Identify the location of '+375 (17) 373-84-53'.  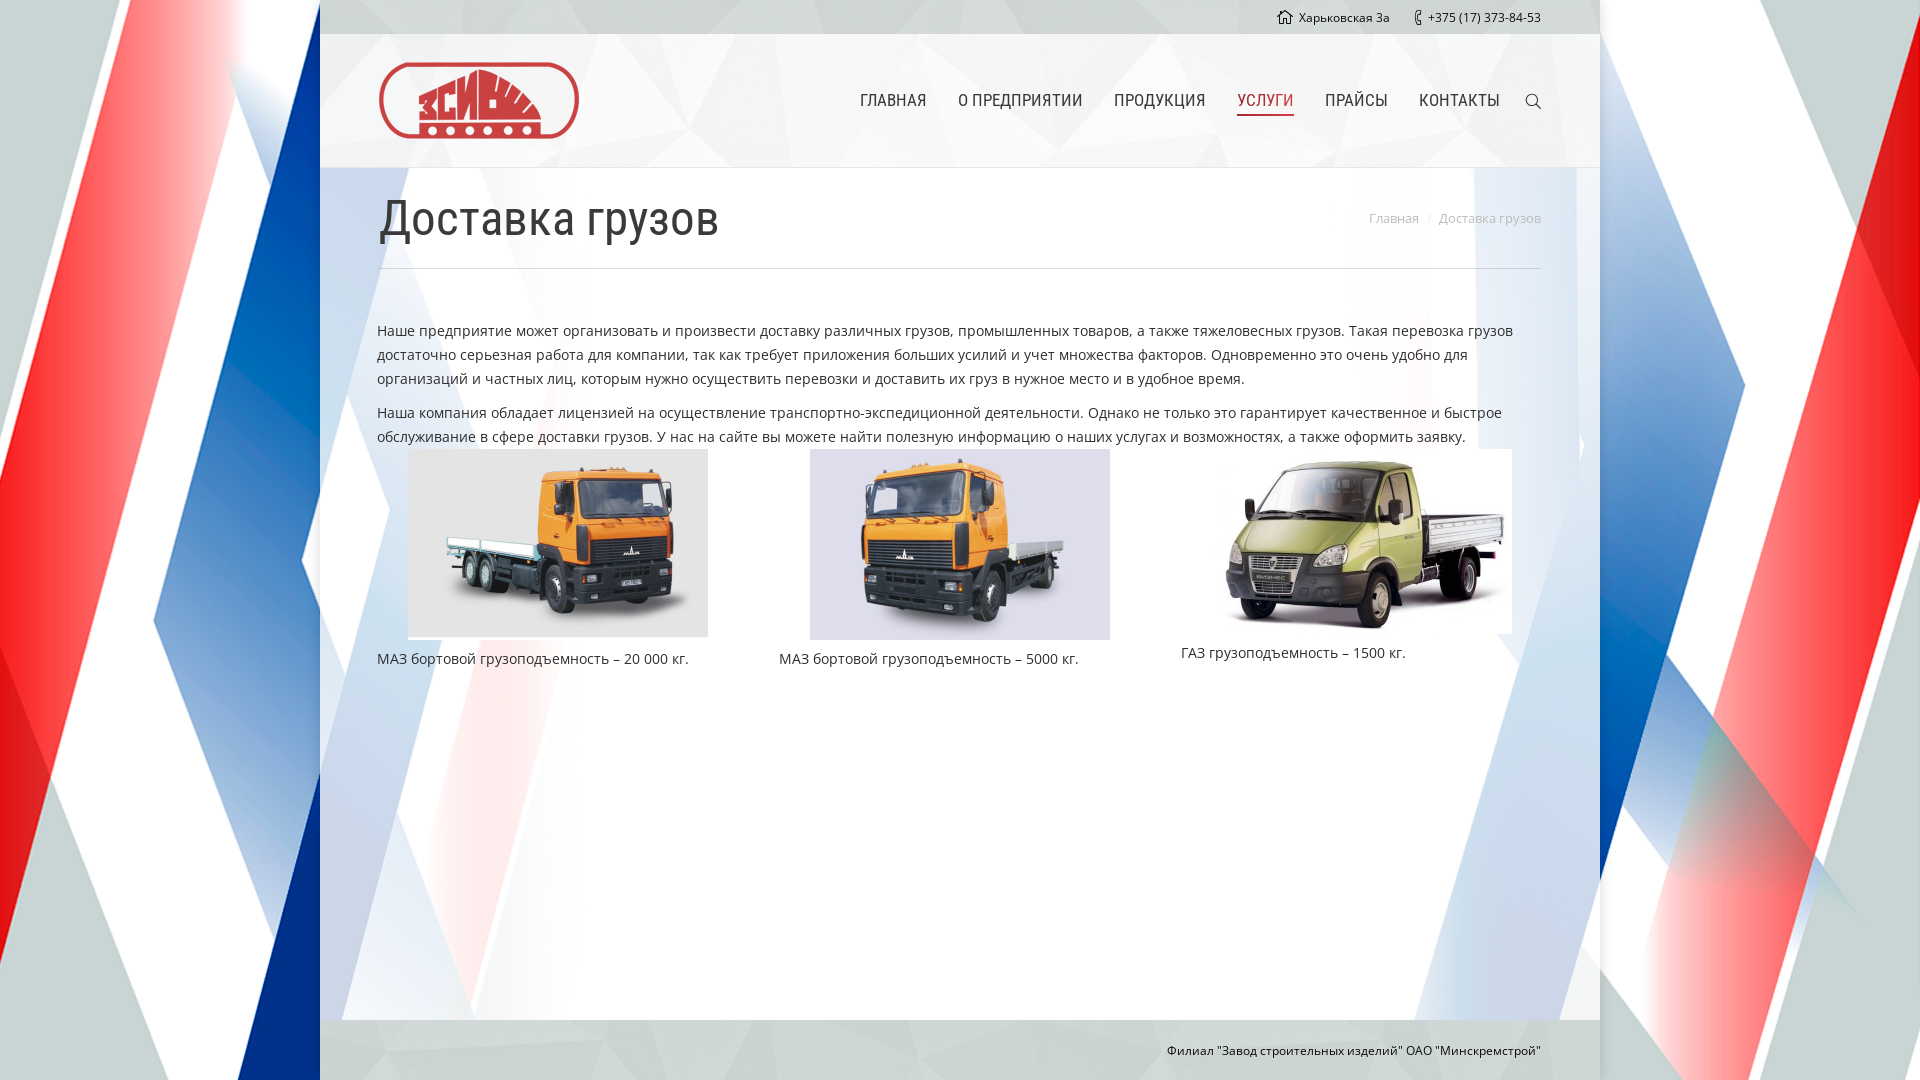
(1427, 17).